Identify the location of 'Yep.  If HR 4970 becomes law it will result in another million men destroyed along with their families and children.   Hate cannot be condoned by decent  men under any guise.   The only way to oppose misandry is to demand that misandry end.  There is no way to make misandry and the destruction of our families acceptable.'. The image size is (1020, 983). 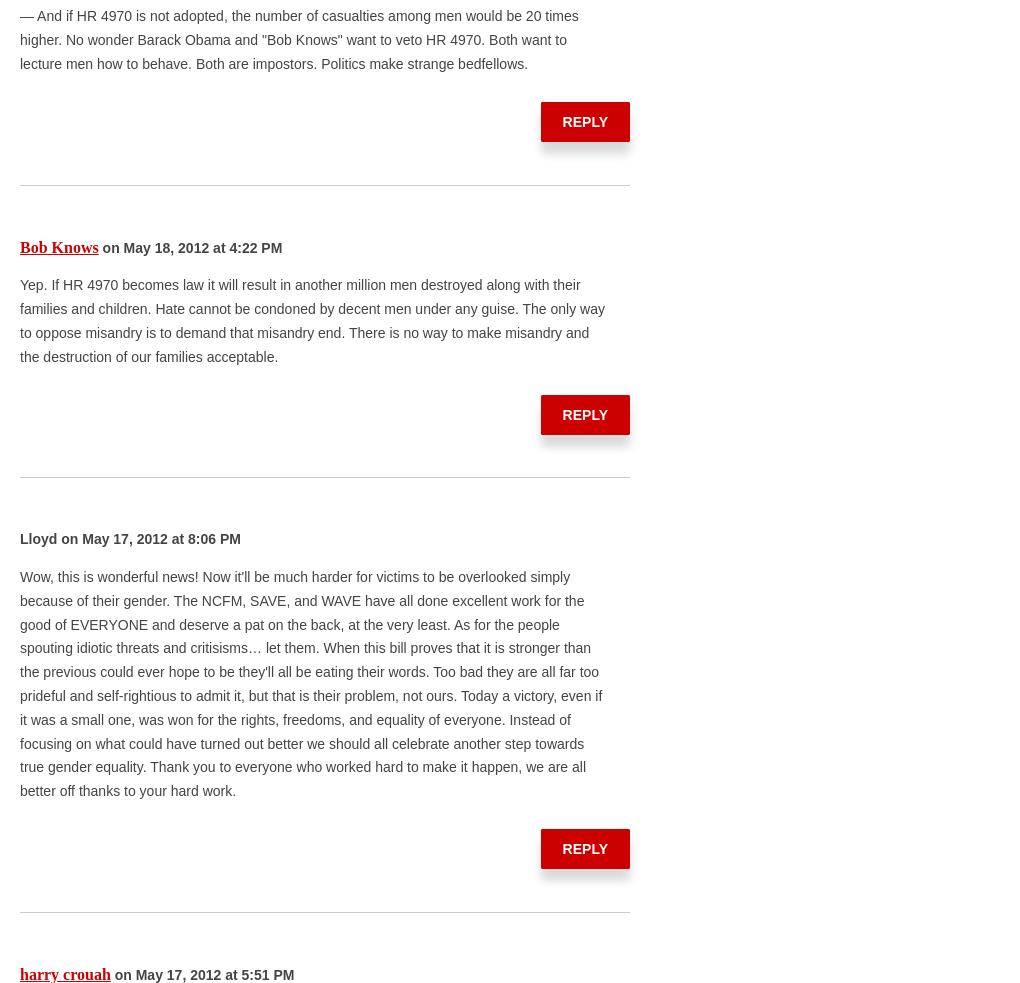
(312, 320).